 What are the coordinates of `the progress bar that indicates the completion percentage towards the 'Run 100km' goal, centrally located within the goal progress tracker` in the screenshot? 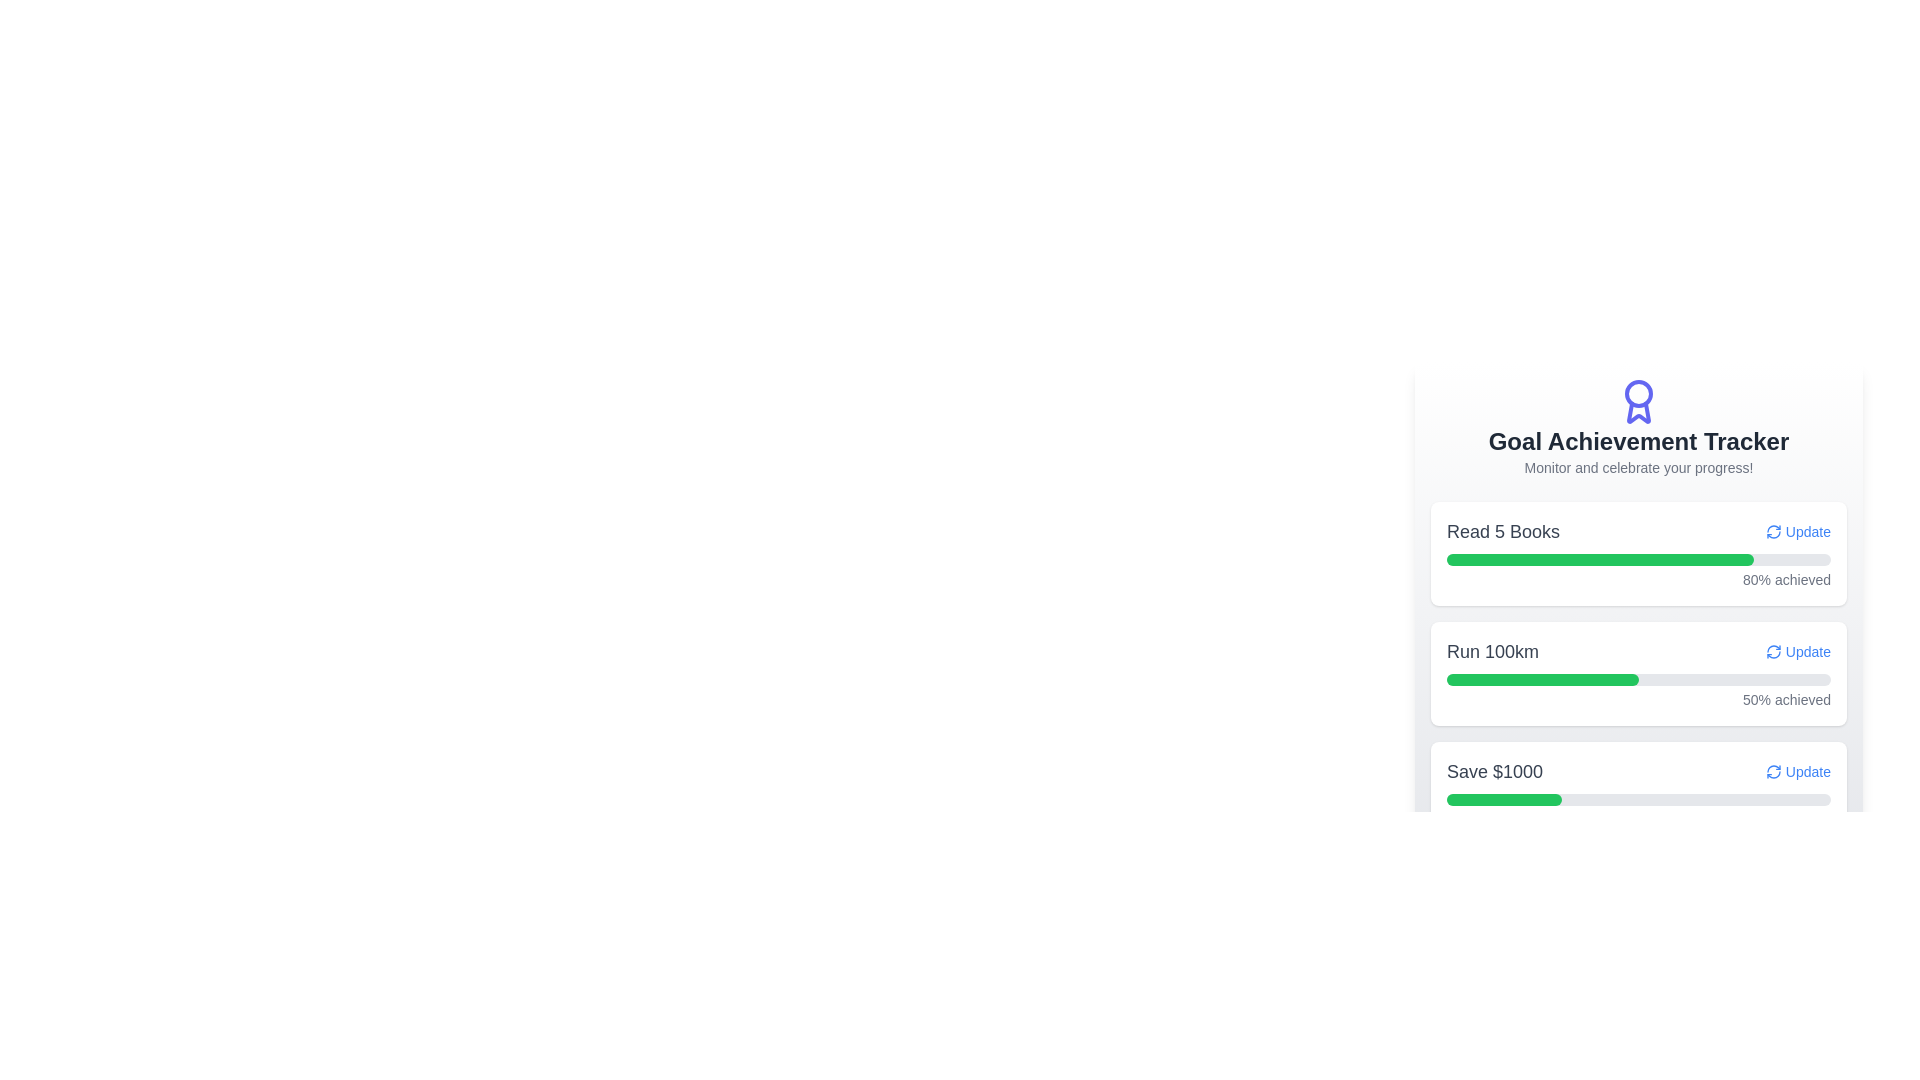 It's located at (1638, 678).